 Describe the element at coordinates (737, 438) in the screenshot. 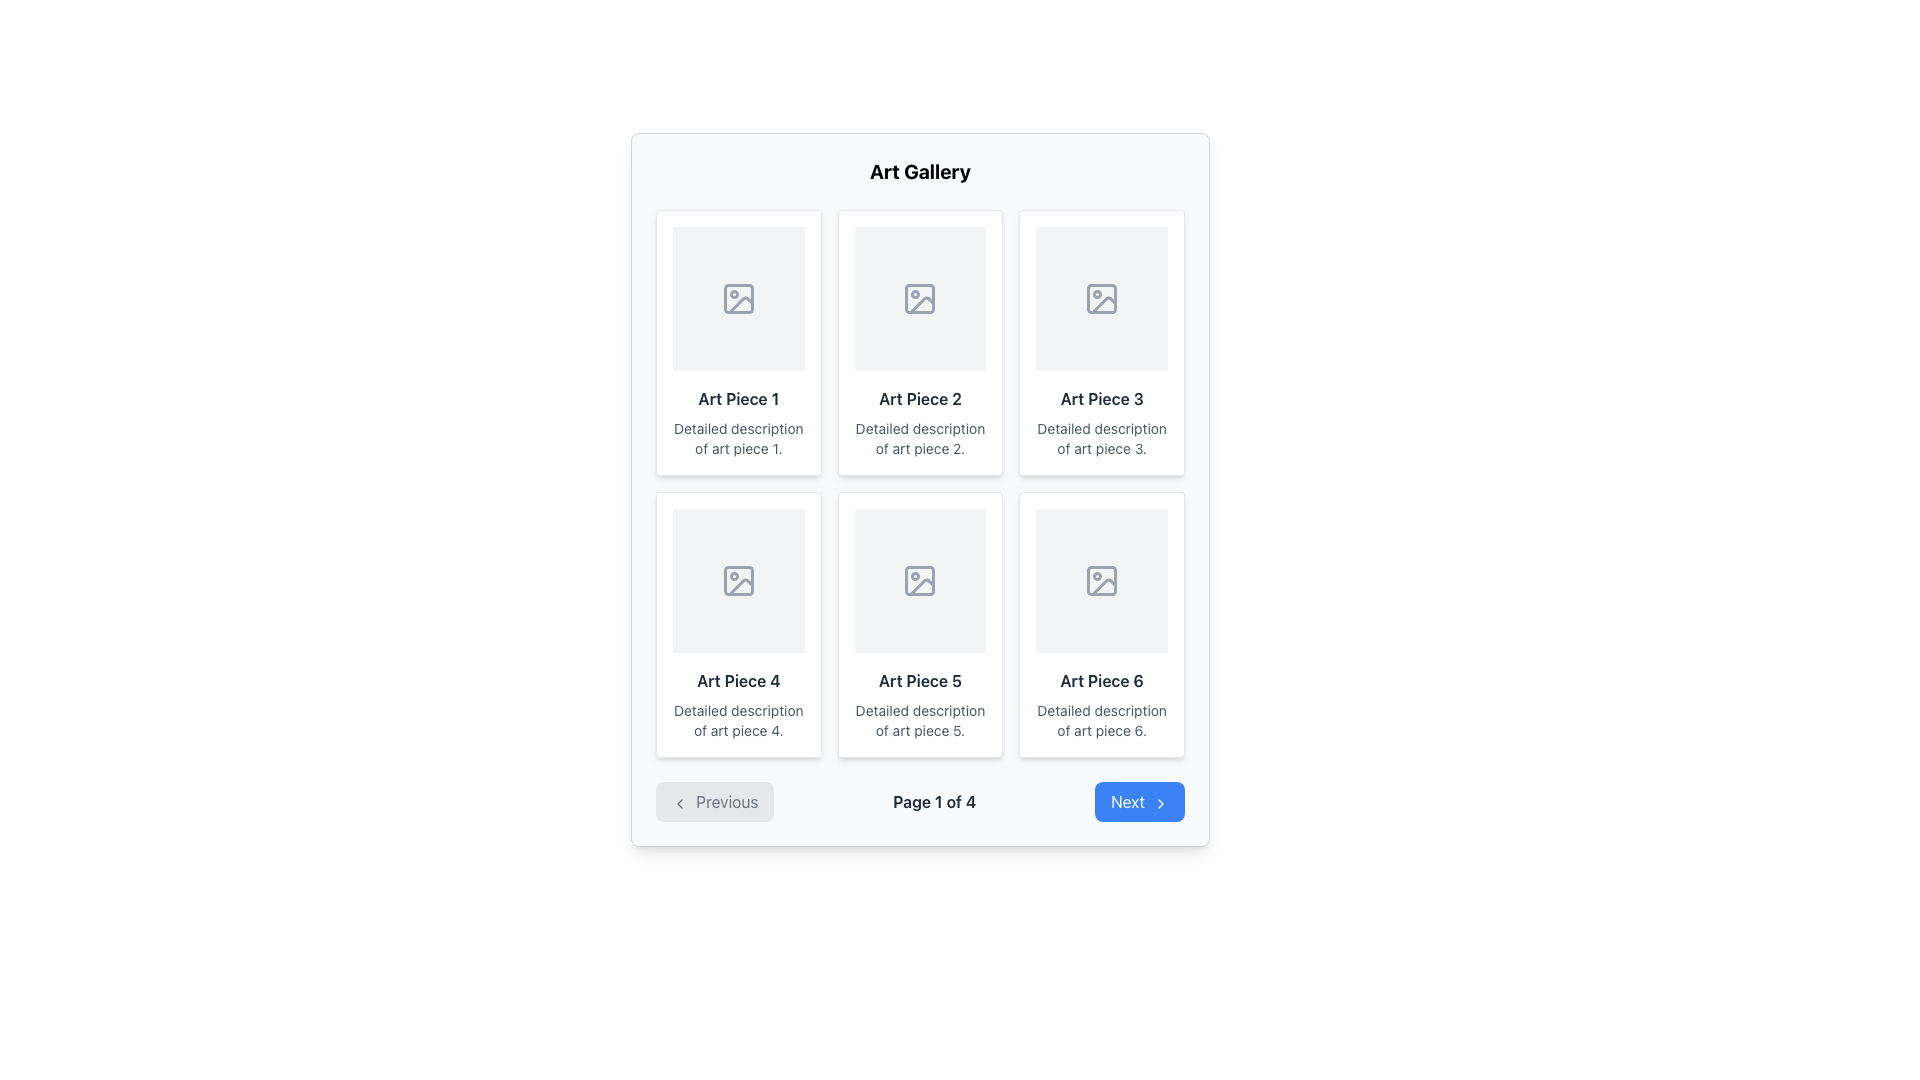

I see `descriptive text label for 'Art Piece 1', which is the second text line located within the card for 'Art Piece 1'` at that location.